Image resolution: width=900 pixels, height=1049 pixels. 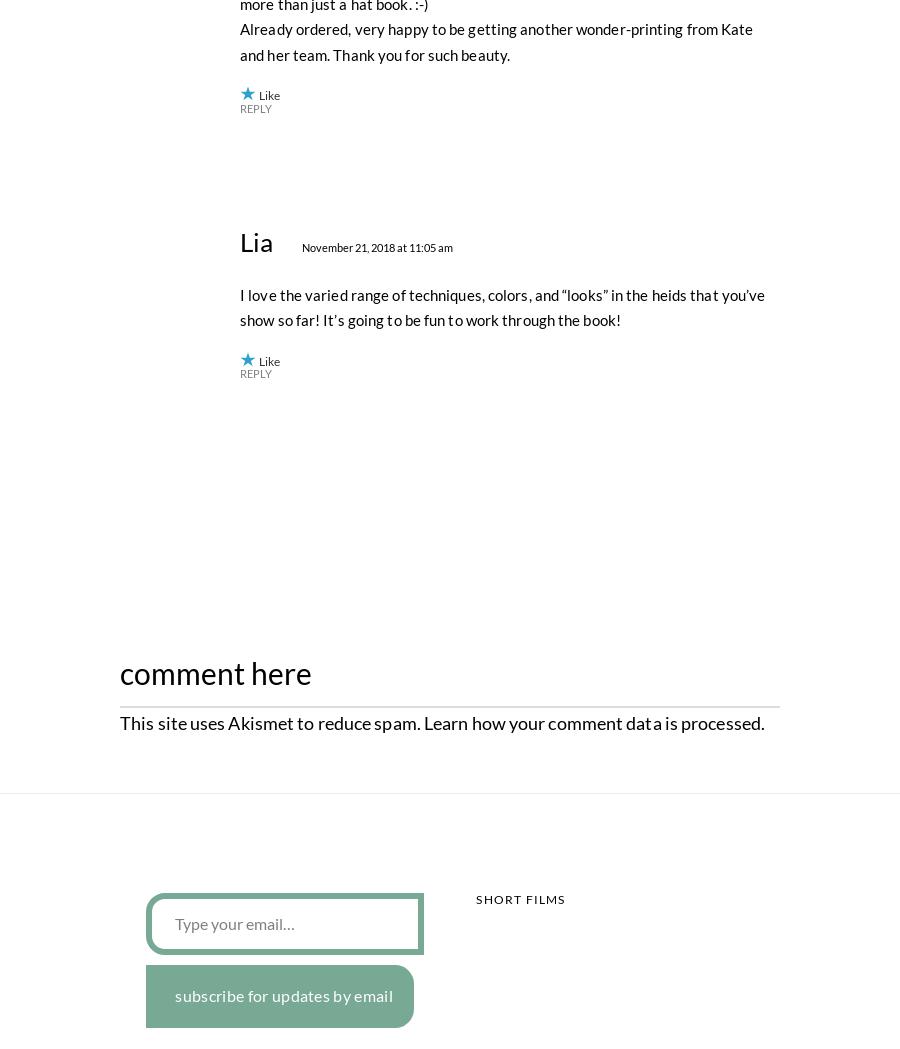 What do you see at coordinates (271, 73) in the screenshot?
I see `'Susan'` at bounding box center [271, 73].